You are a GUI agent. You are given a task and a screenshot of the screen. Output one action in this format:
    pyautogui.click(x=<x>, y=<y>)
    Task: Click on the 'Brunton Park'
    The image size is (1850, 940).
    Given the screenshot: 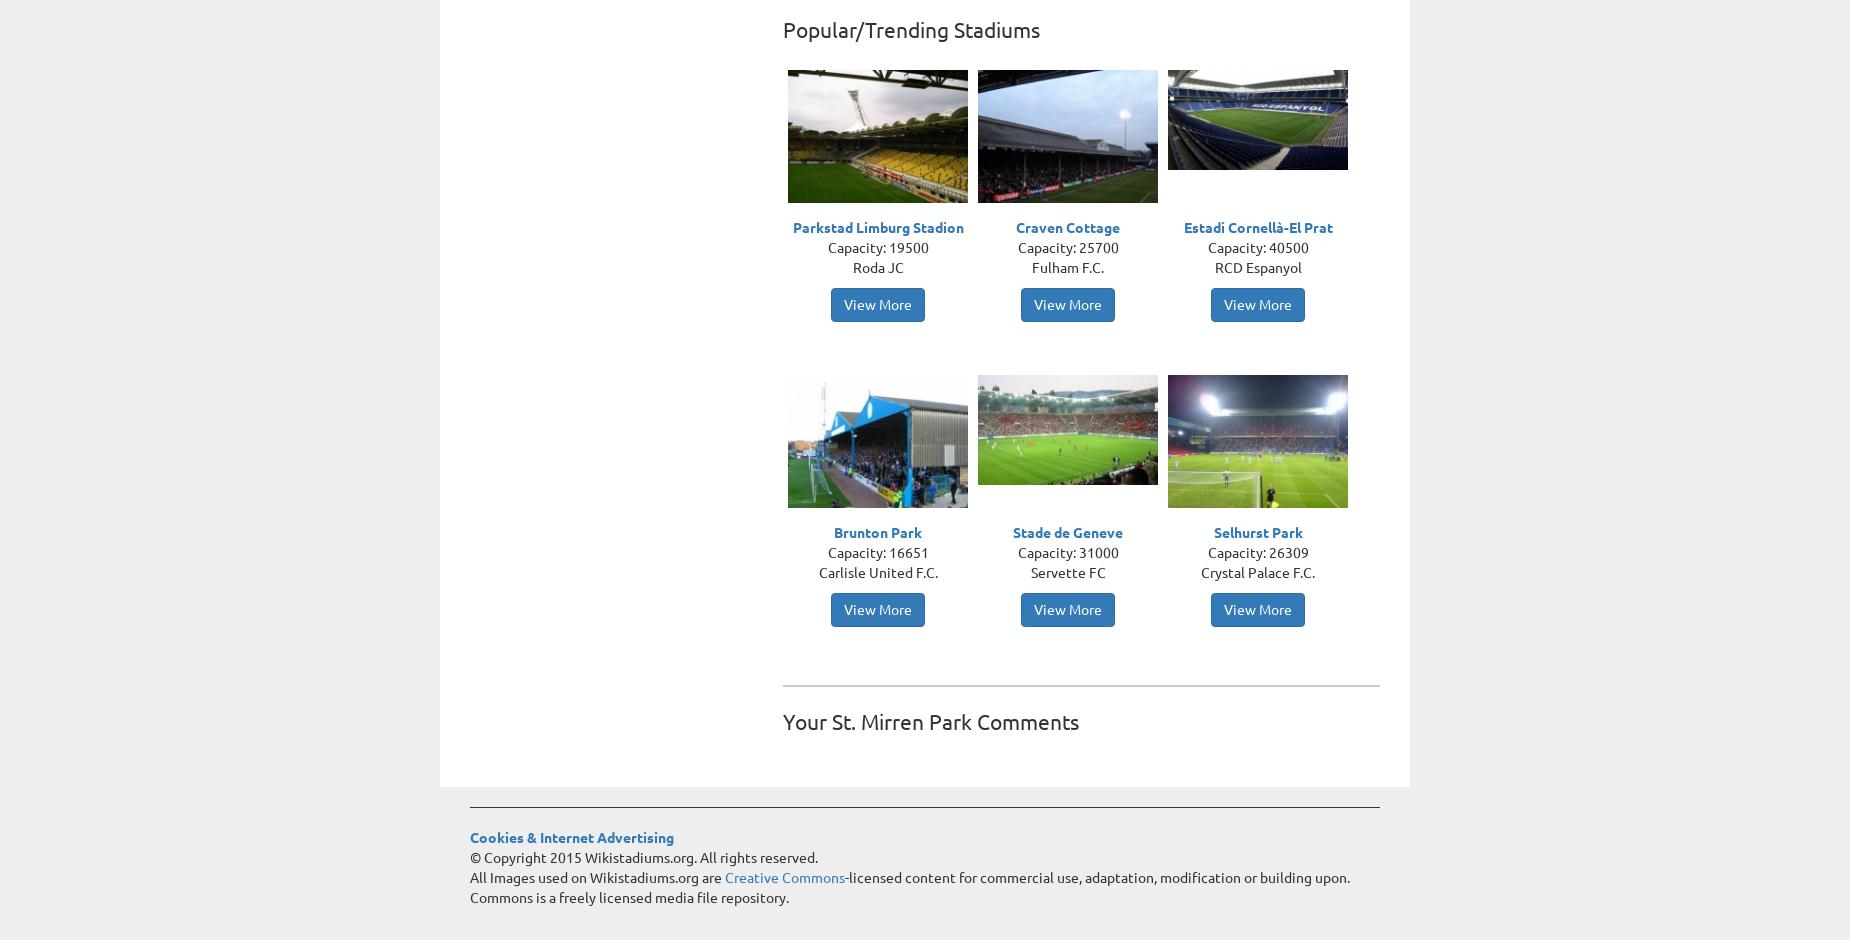 What is the action you would take?
    pyautogui.click(x=878, y=531)
    